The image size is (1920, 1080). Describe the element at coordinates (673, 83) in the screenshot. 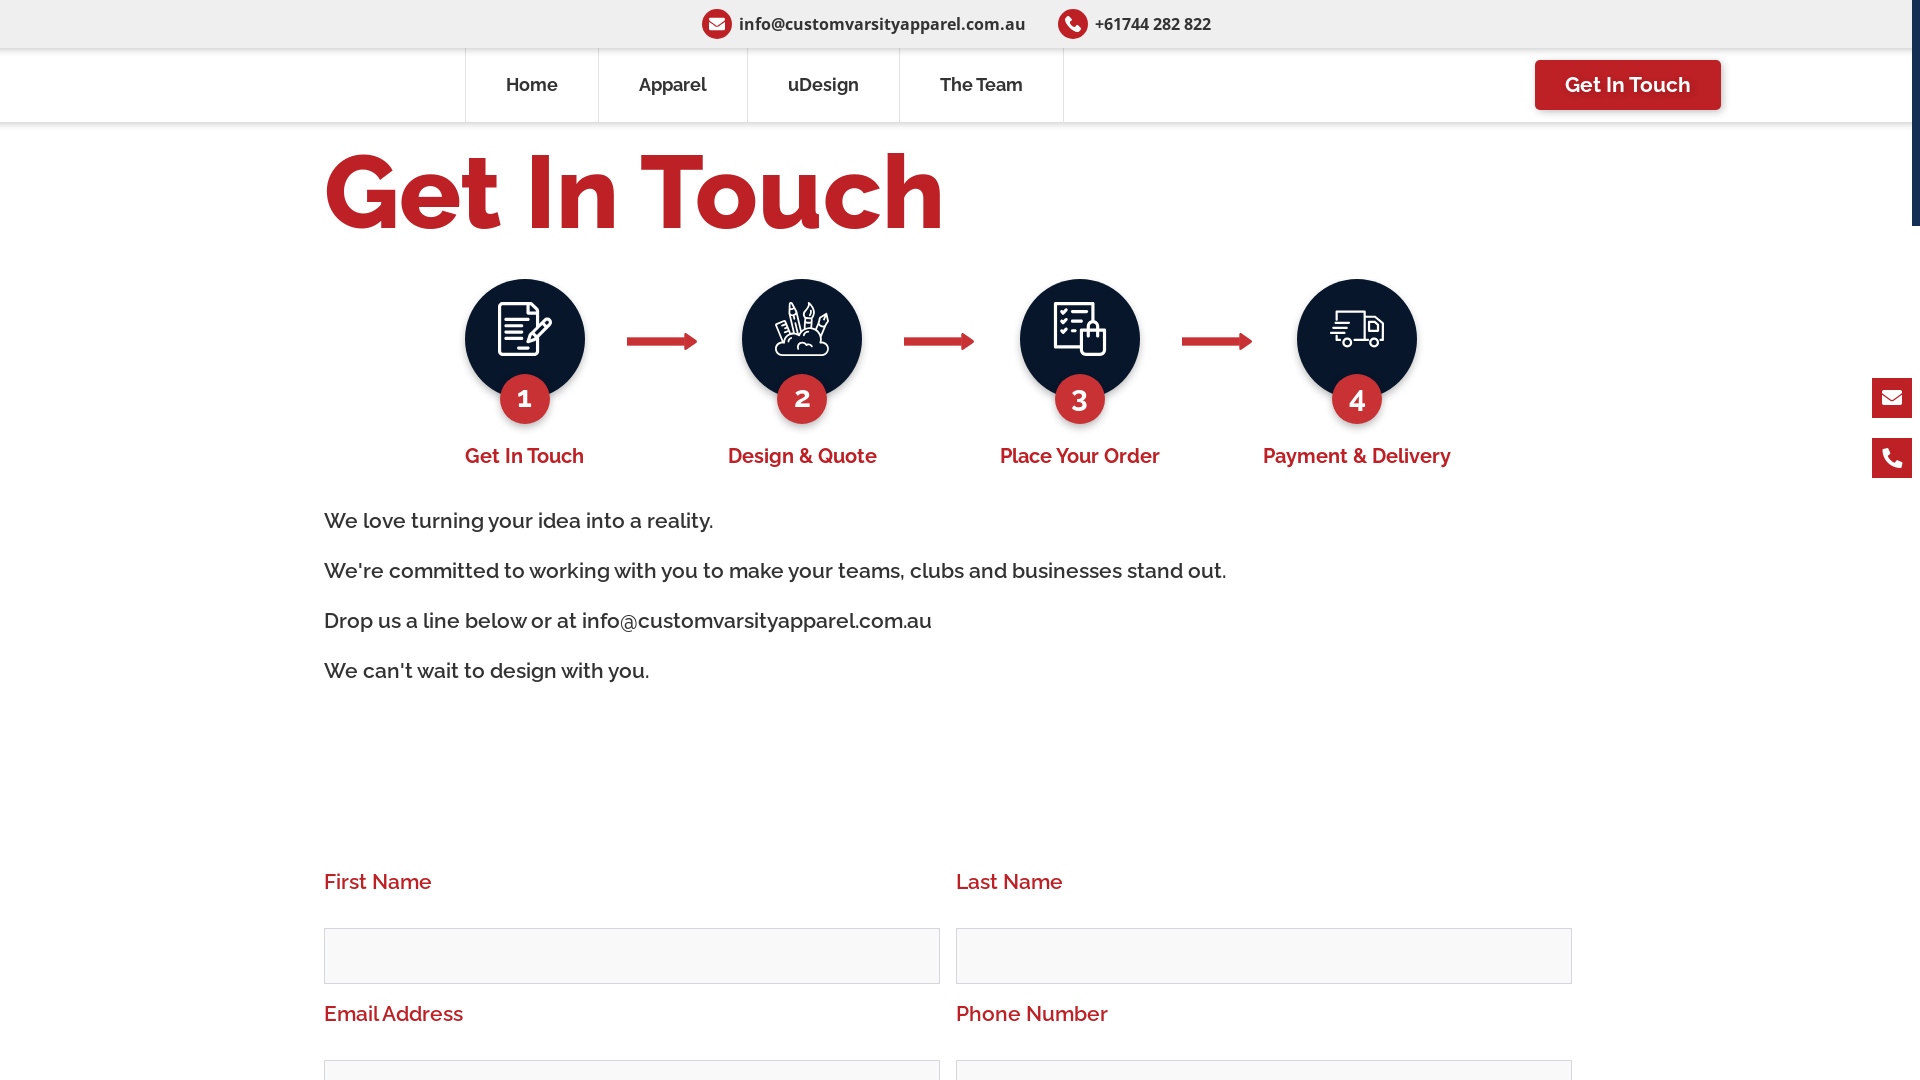

I see `'Apparel'` at that location.